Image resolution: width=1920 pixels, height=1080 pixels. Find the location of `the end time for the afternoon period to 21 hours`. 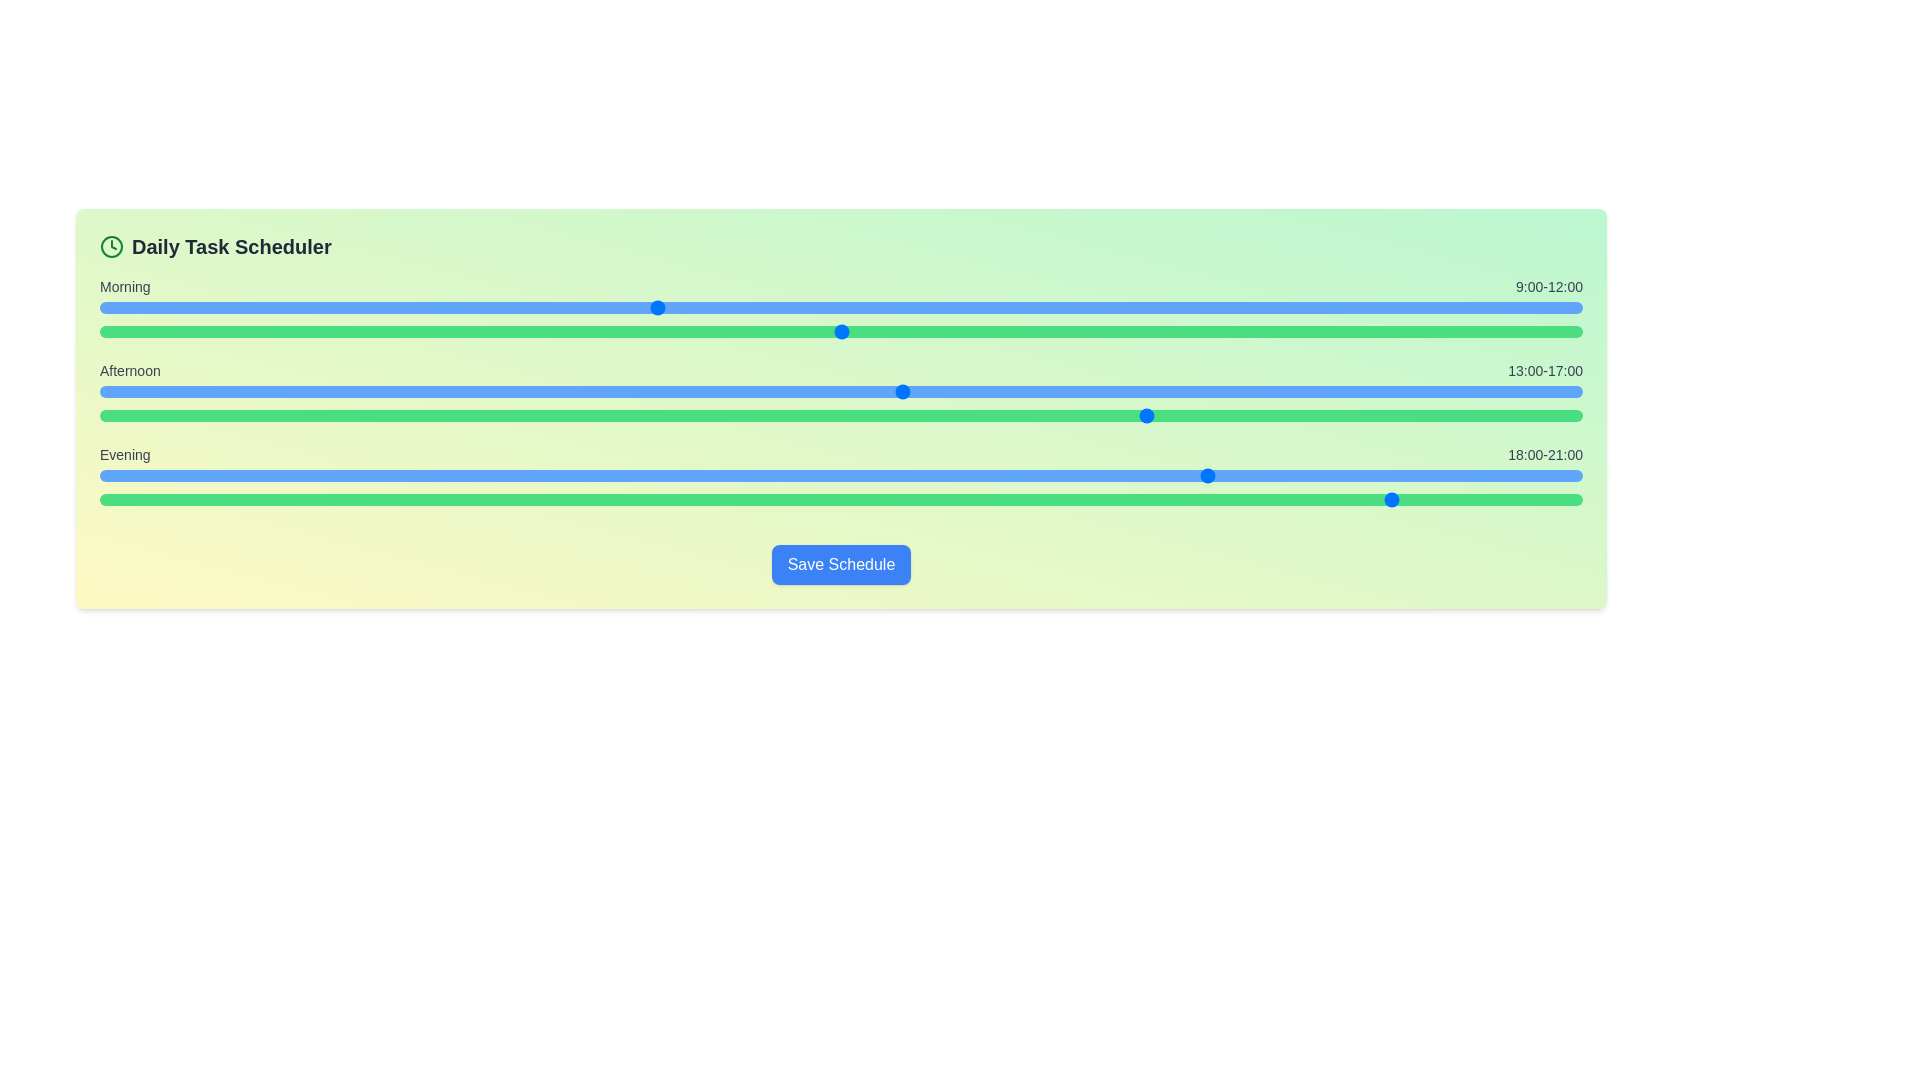

the end time for the afternoon period to 21 hours is located at coordinates (1178, 415).